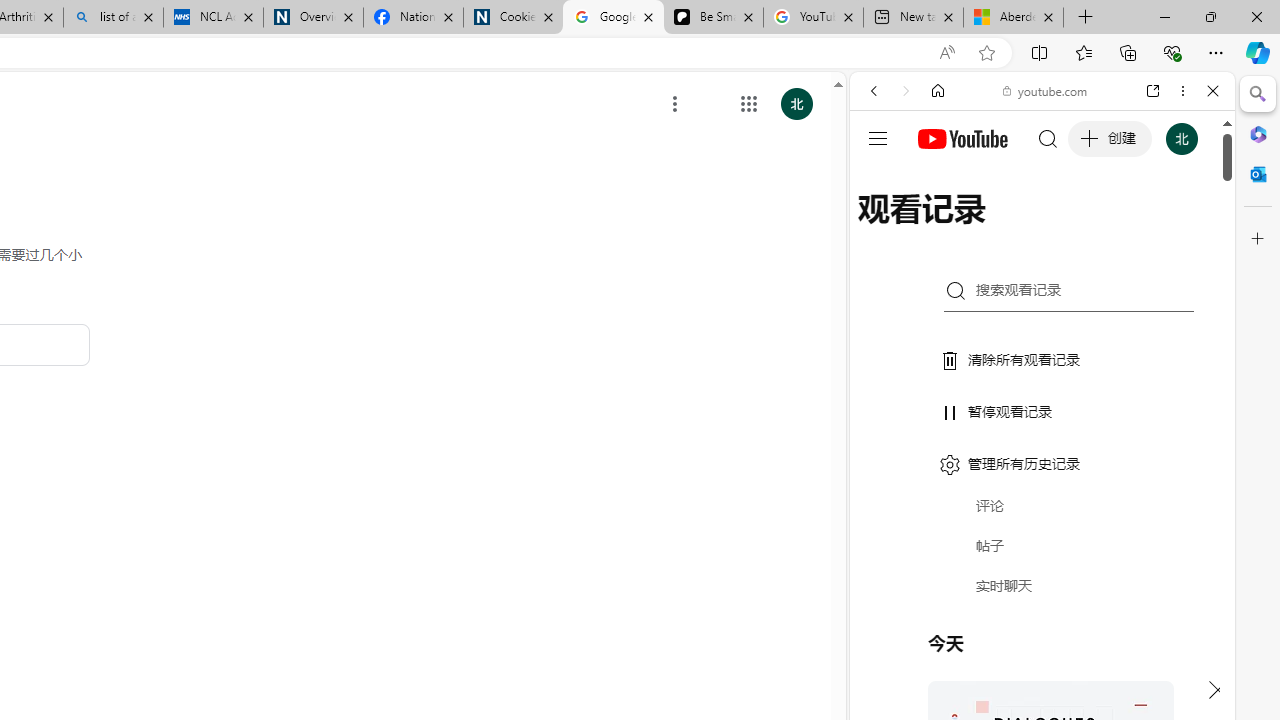 Image resolution: width=1280 pixels, height=720 pixels. What do you see at coordinates (1013, 17) in the screenshot?
I see `'Aberdeen, Hong Kong SAR hourly forecast | Microsoft Weather'` at bounding box center [1013, 17].